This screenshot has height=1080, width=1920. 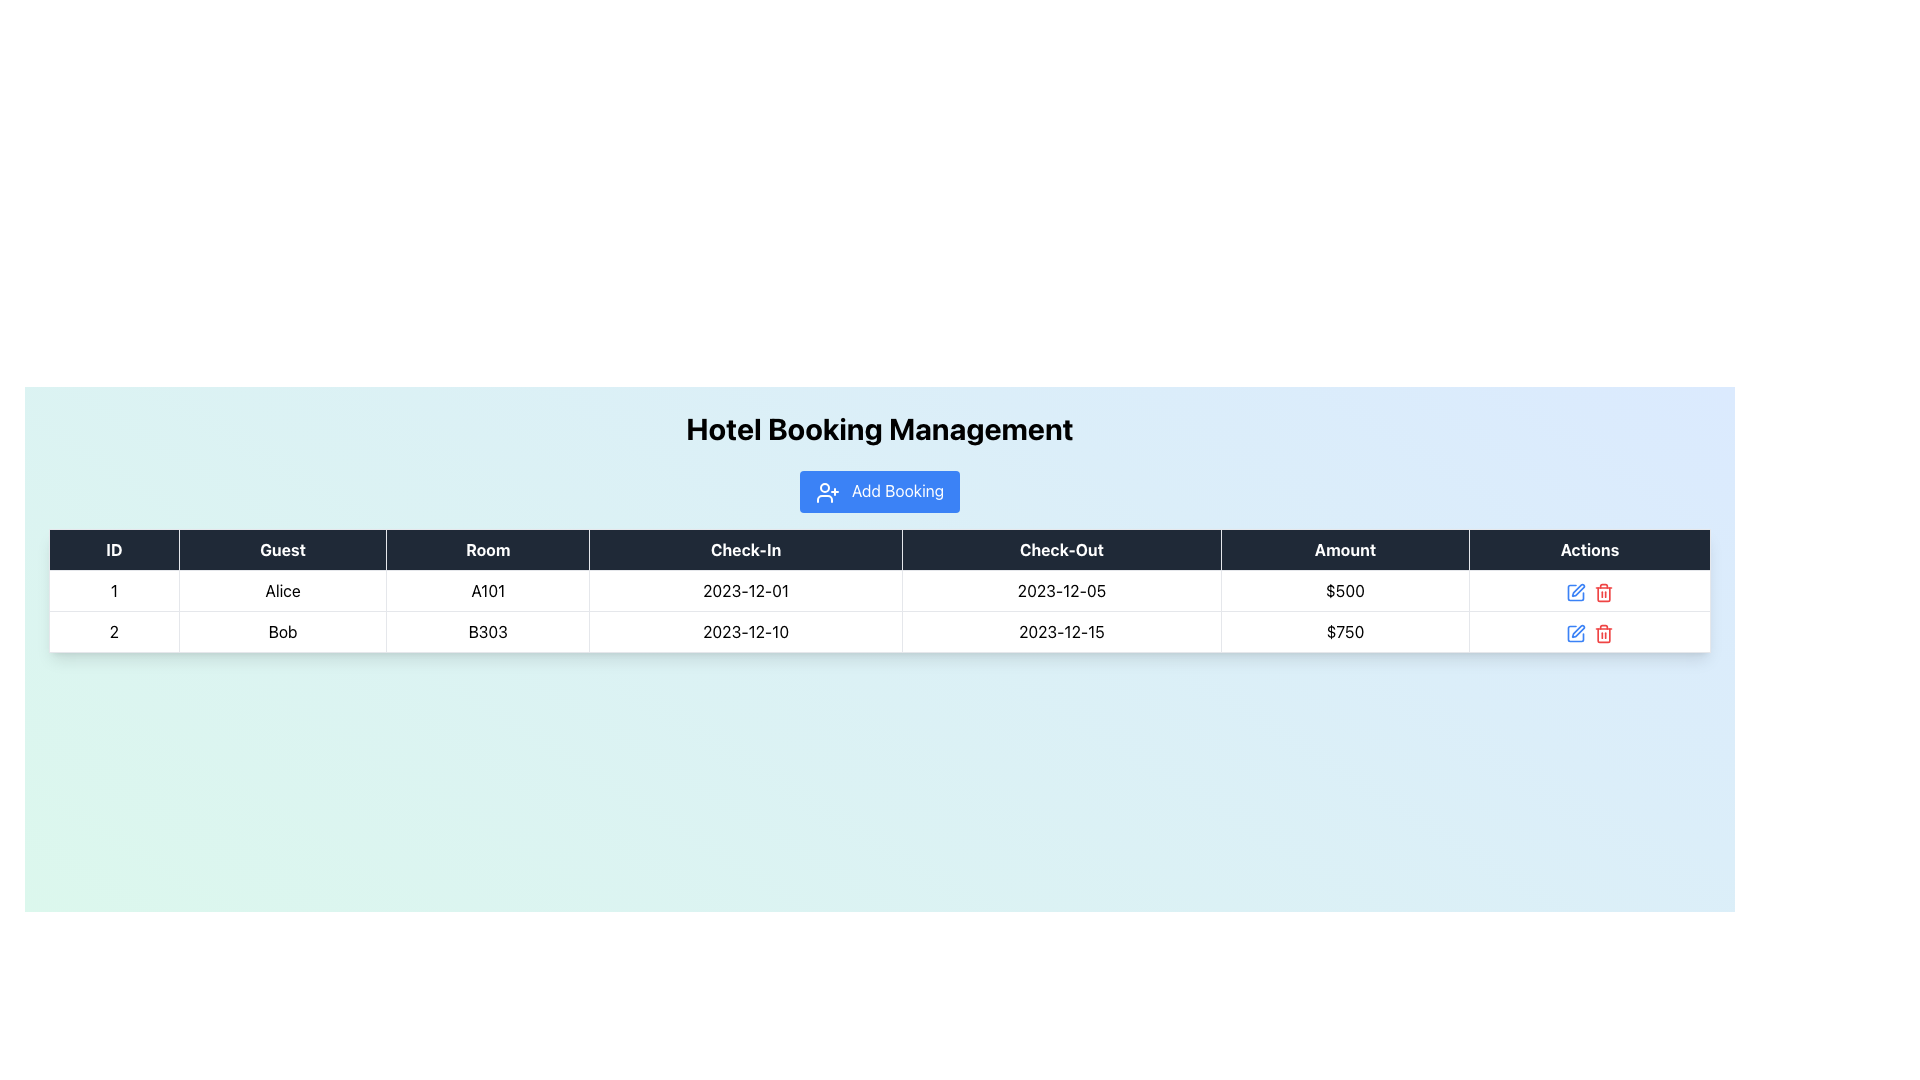 What do you see at coordinates (113, 589) in the screenshot?
I see `the first cell in the first row of the table under the 'ID' column, which displays the unique identifier for a record` at bounding box center [113, 589].